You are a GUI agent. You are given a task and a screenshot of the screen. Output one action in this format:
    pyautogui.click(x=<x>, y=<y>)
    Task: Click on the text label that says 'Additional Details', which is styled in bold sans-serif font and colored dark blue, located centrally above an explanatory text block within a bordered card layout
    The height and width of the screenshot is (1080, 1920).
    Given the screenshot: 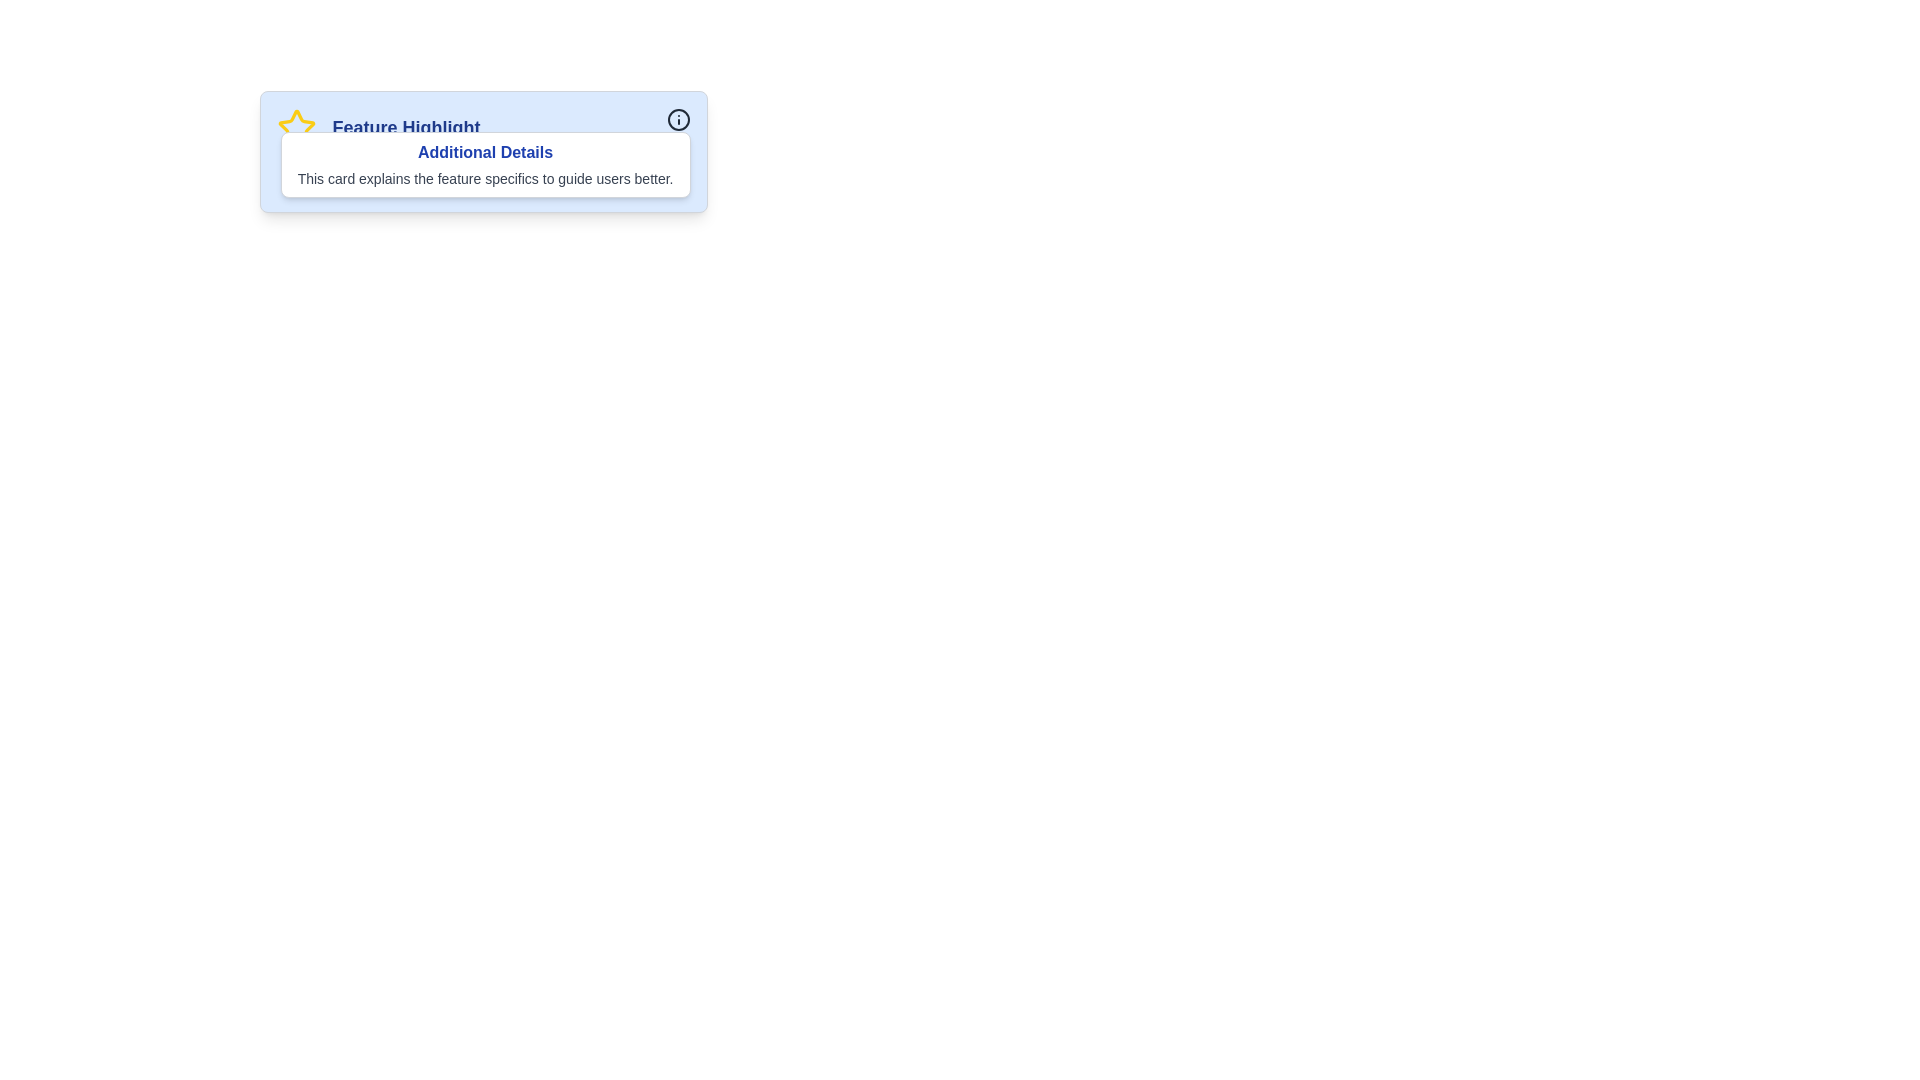 What is the action you would take?
    pyautogui.click(x=485, y=152)
    